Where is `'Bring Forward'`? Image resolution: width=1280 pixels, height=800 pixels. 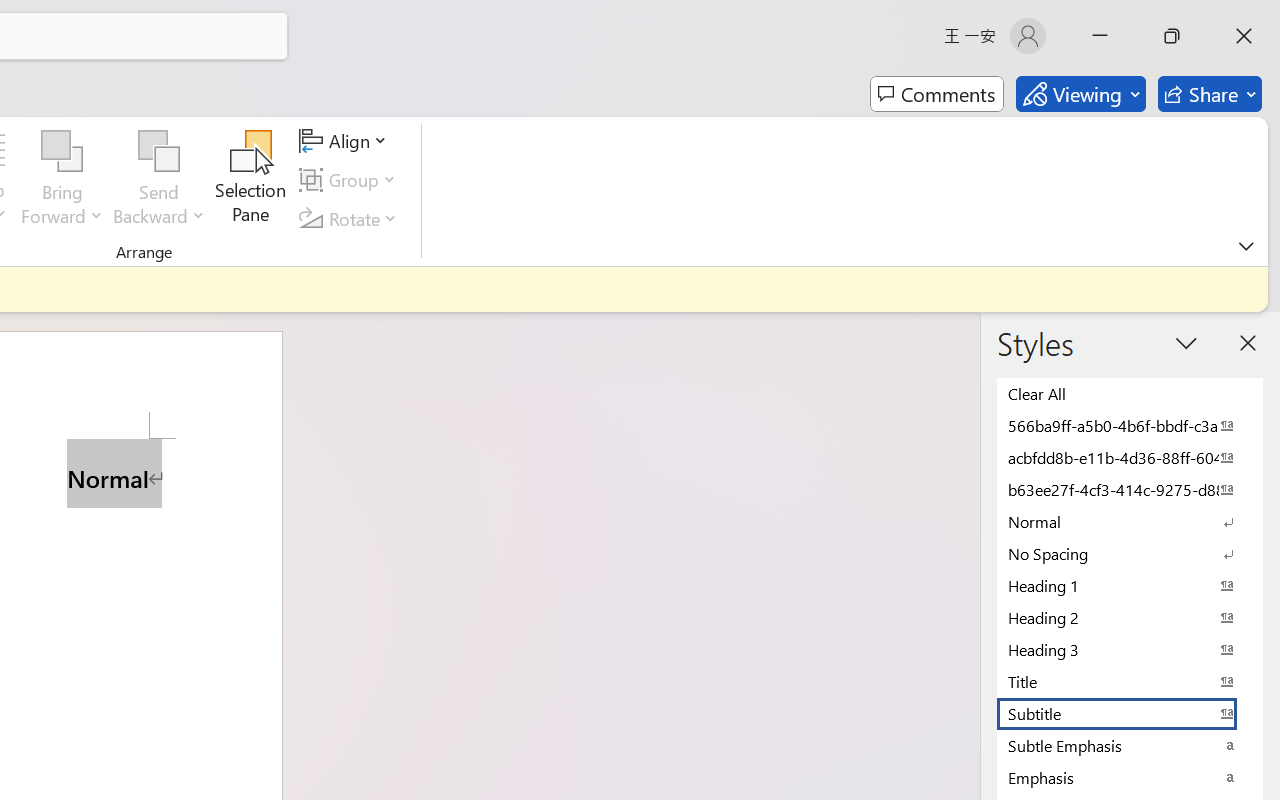 'Bring Forward' is located at coordinates (62, 179).